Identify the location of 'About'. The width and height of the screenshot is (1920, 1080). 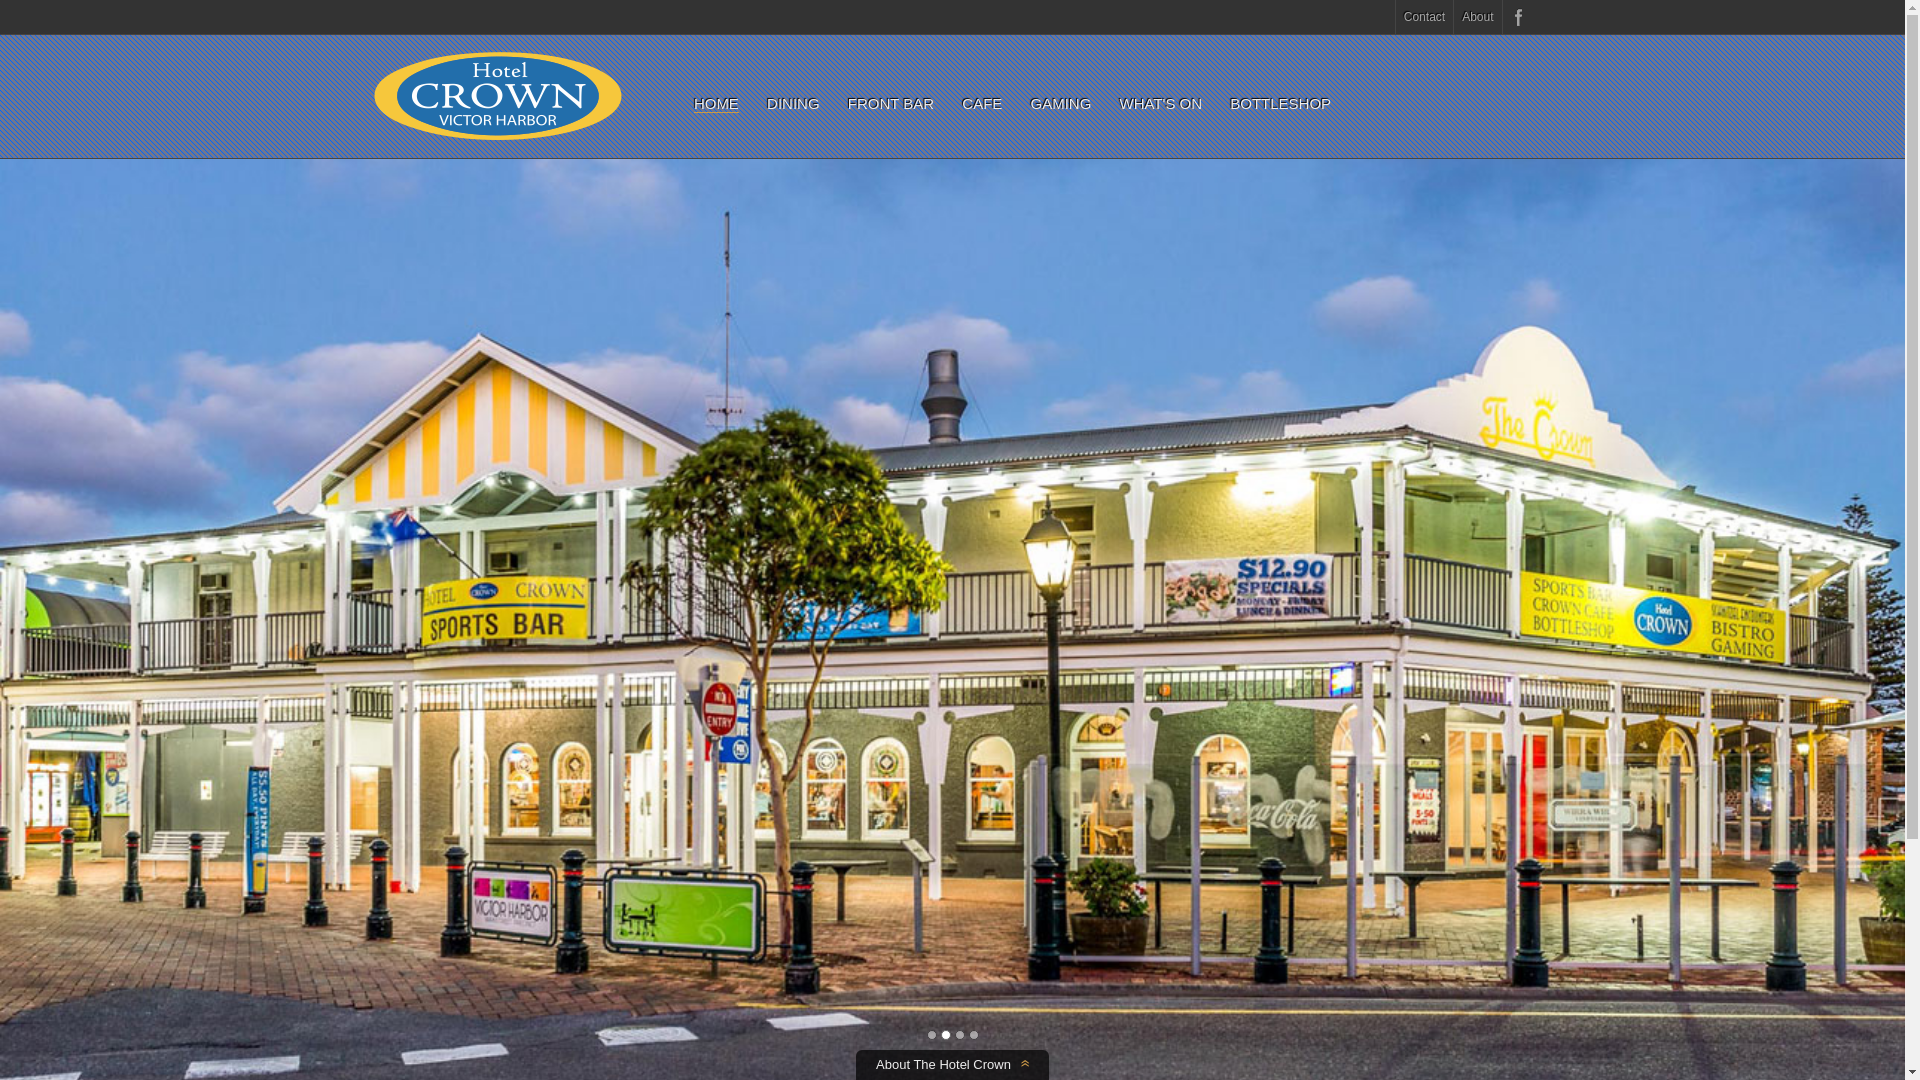
(1454, 16).